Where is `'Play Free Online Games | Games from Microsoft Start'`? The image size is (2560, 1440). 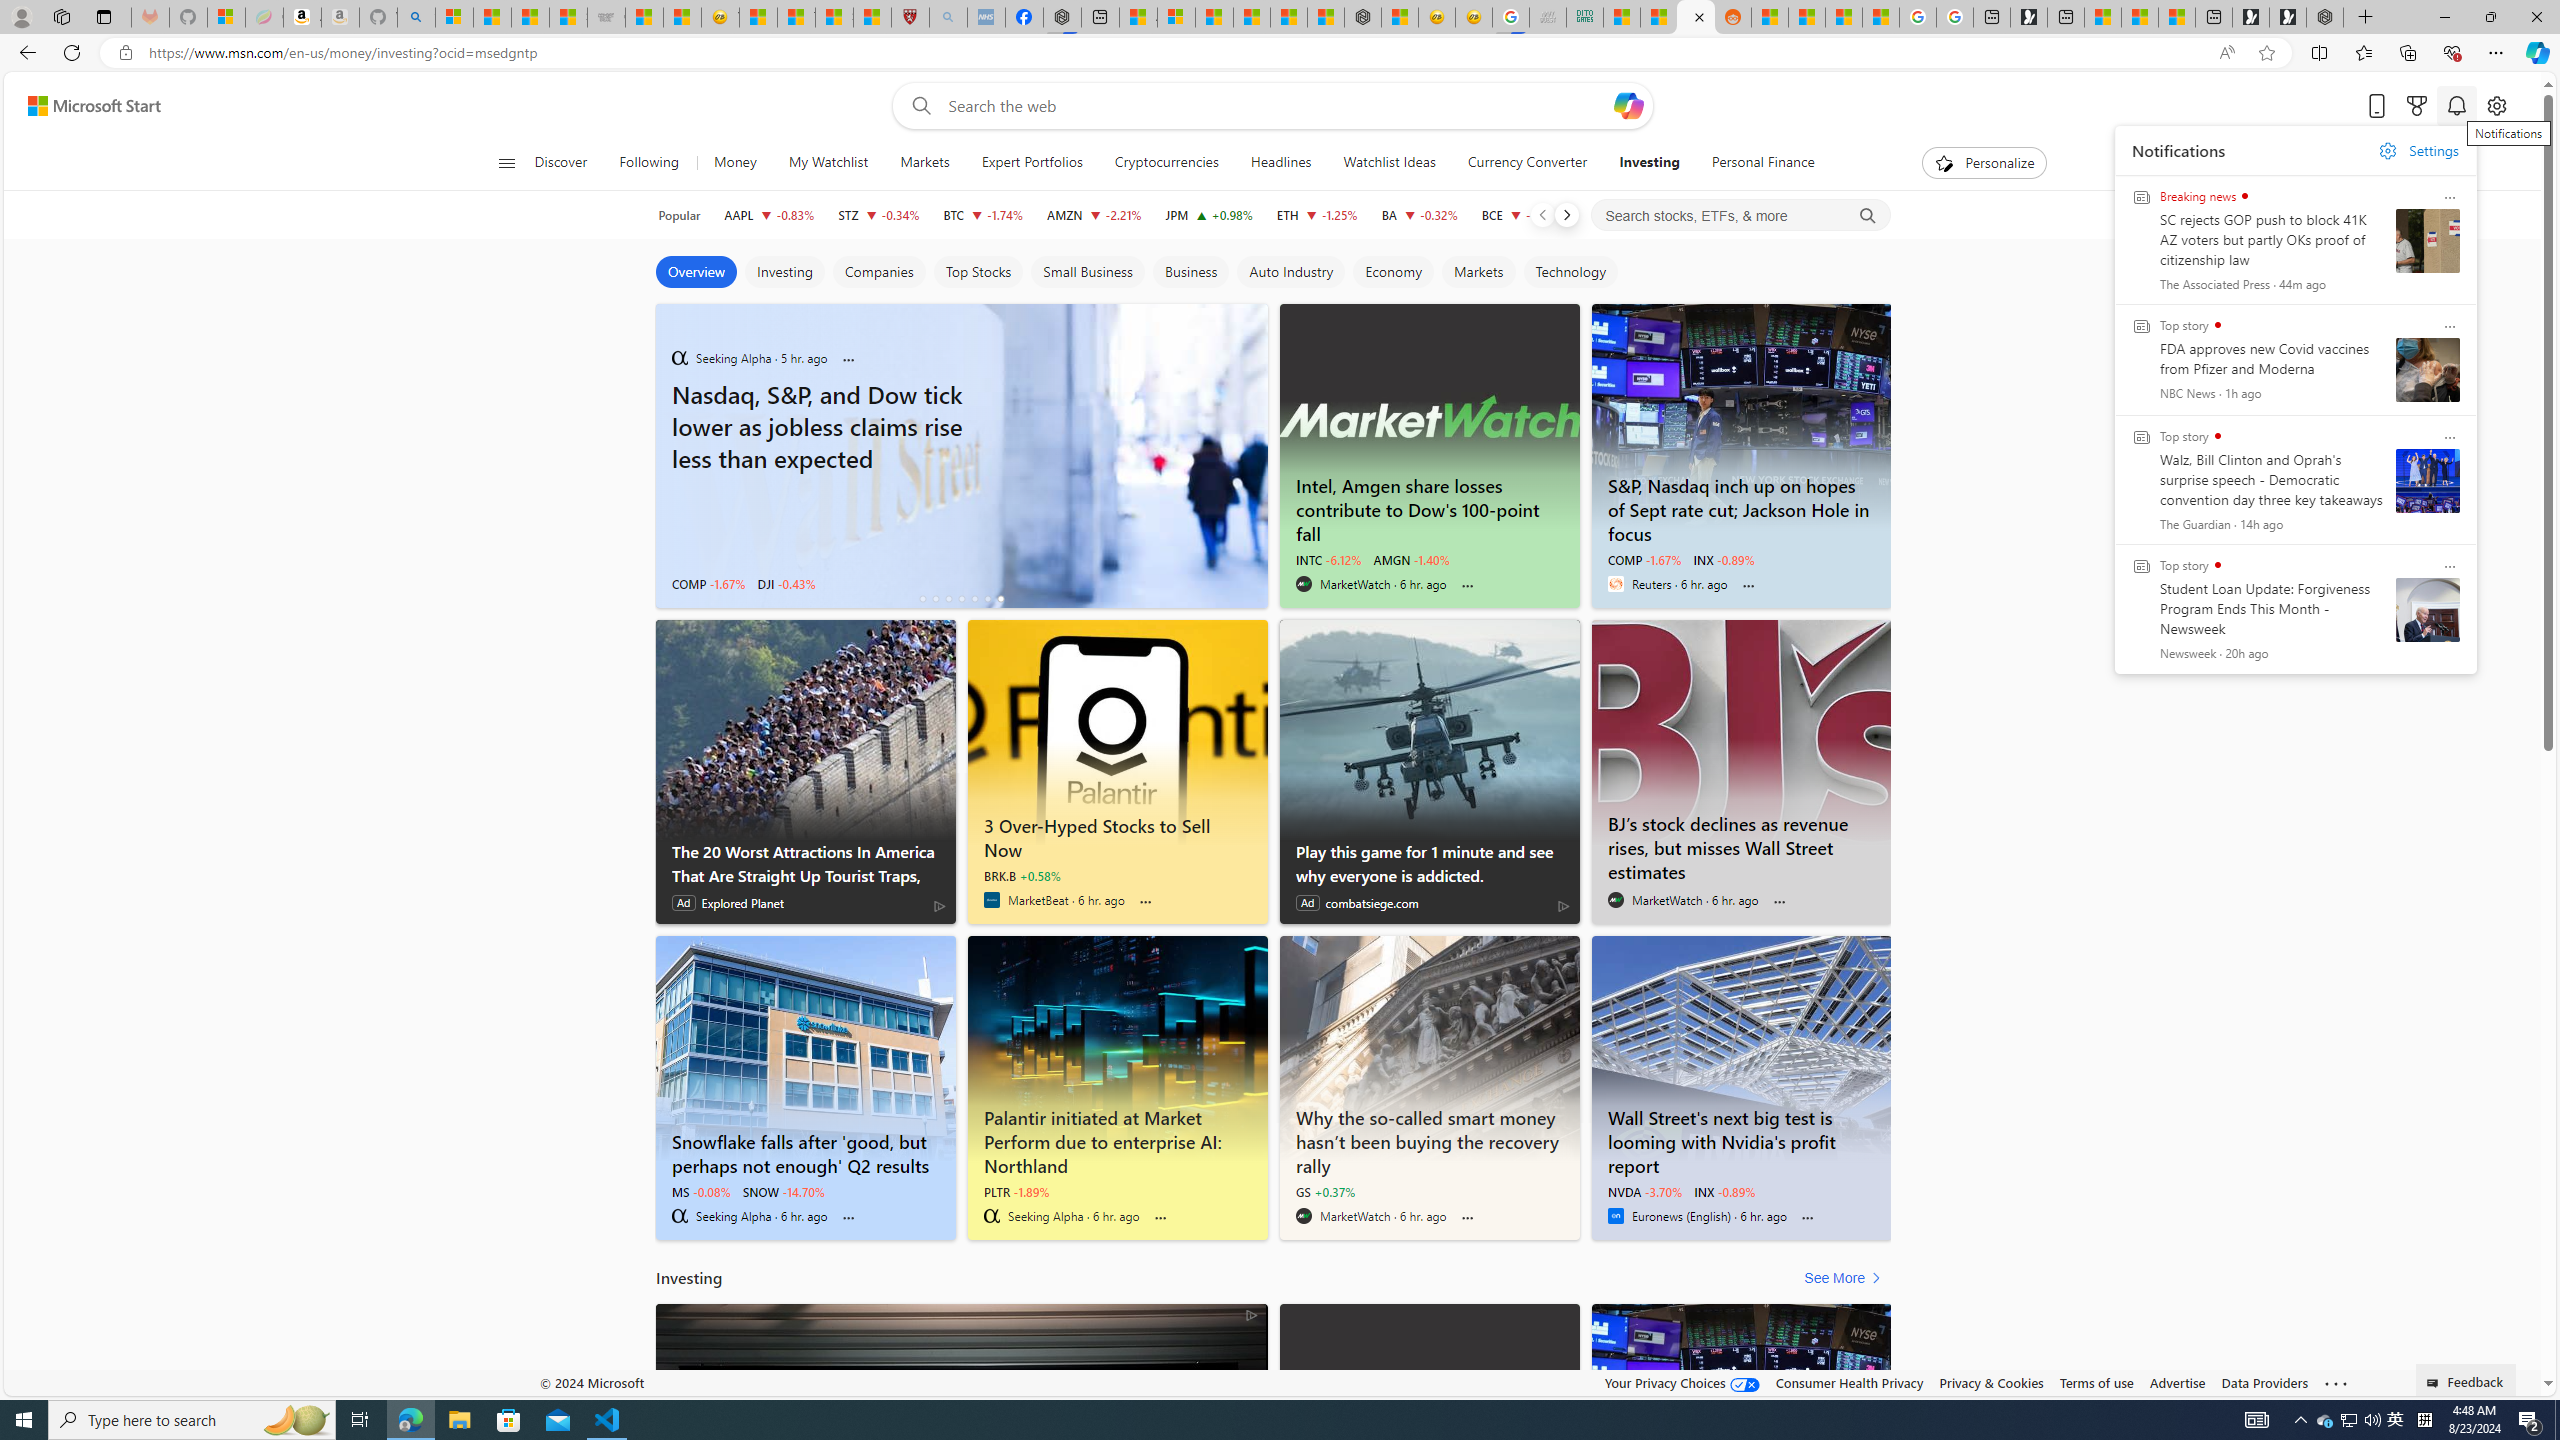
'Play Free Online Games | Games from Microsoft Start' is located at coordinates (2286, 16).